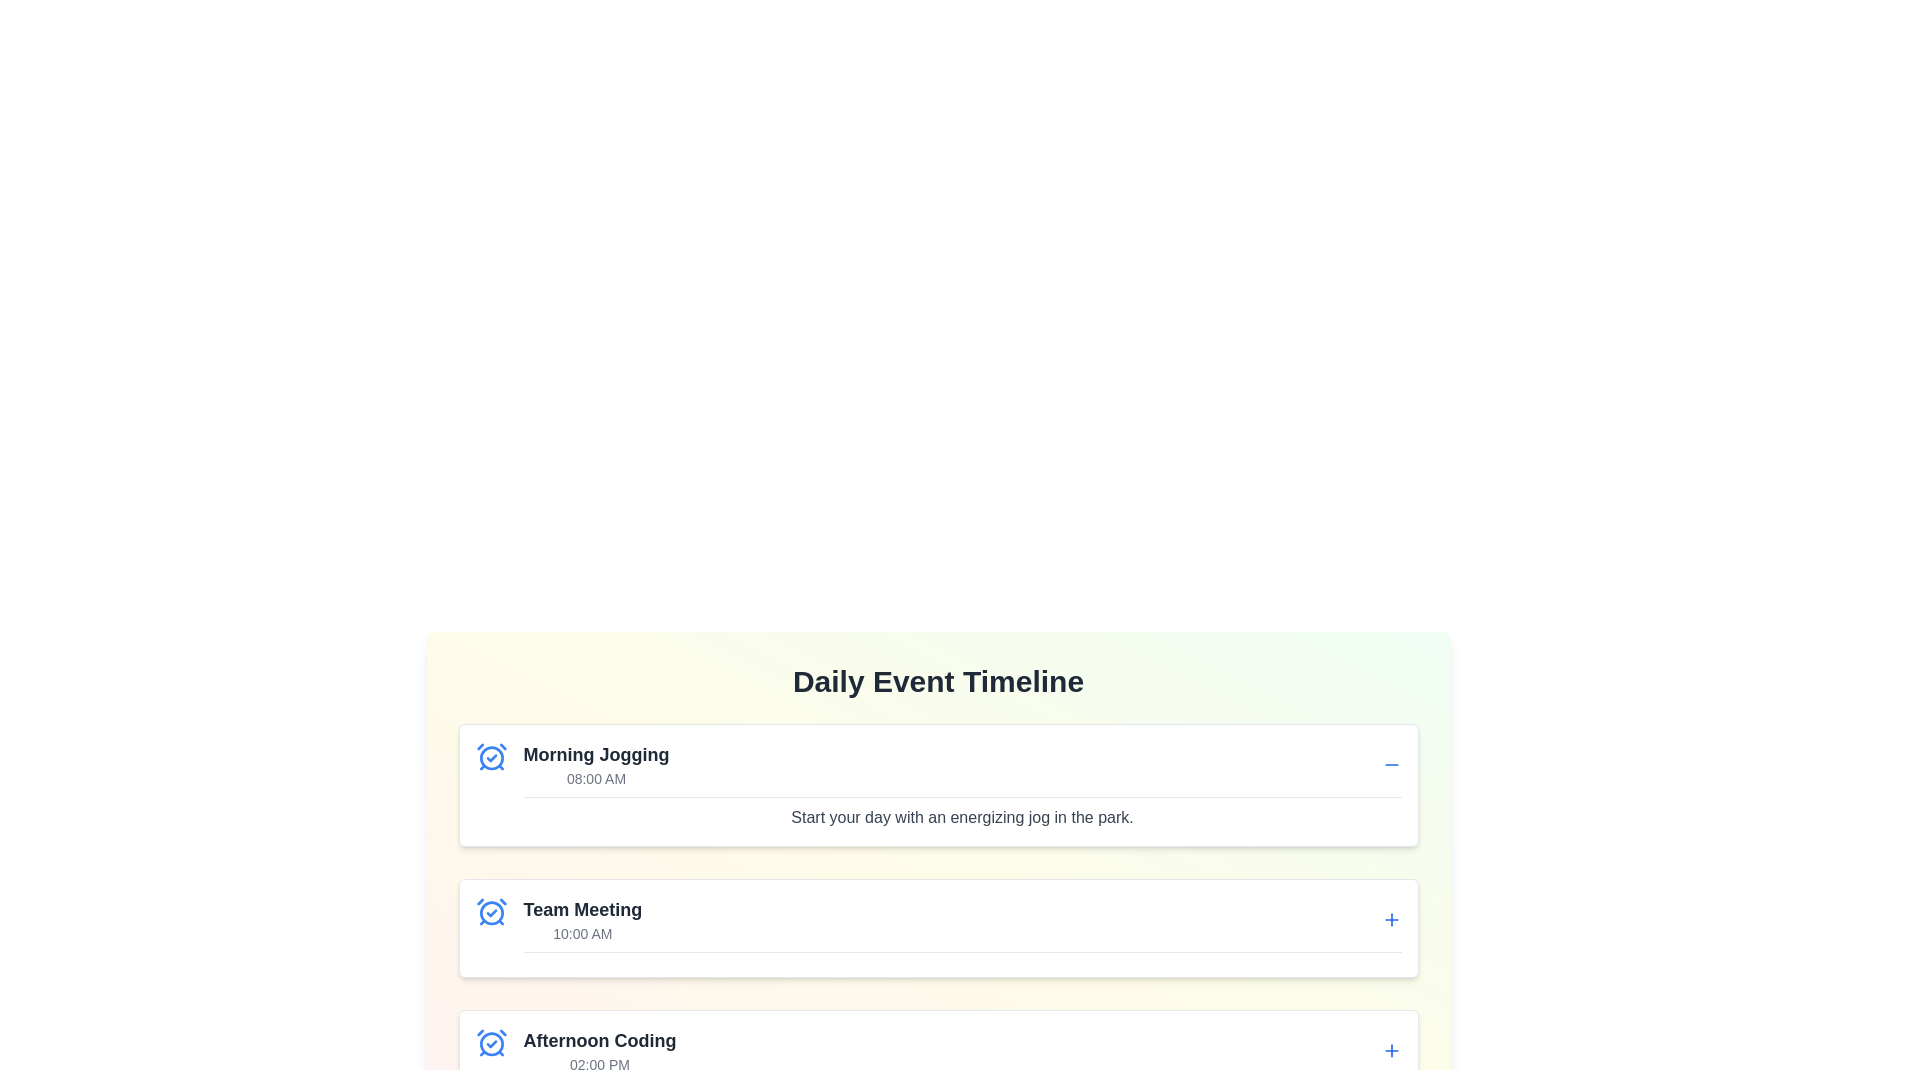  Describe the element at coordinates (491, 758) in the screenshot. I see `the alarm clock icon component which serves as a visual cue for reminders related to the 'Morning Jogging' event` at that location.